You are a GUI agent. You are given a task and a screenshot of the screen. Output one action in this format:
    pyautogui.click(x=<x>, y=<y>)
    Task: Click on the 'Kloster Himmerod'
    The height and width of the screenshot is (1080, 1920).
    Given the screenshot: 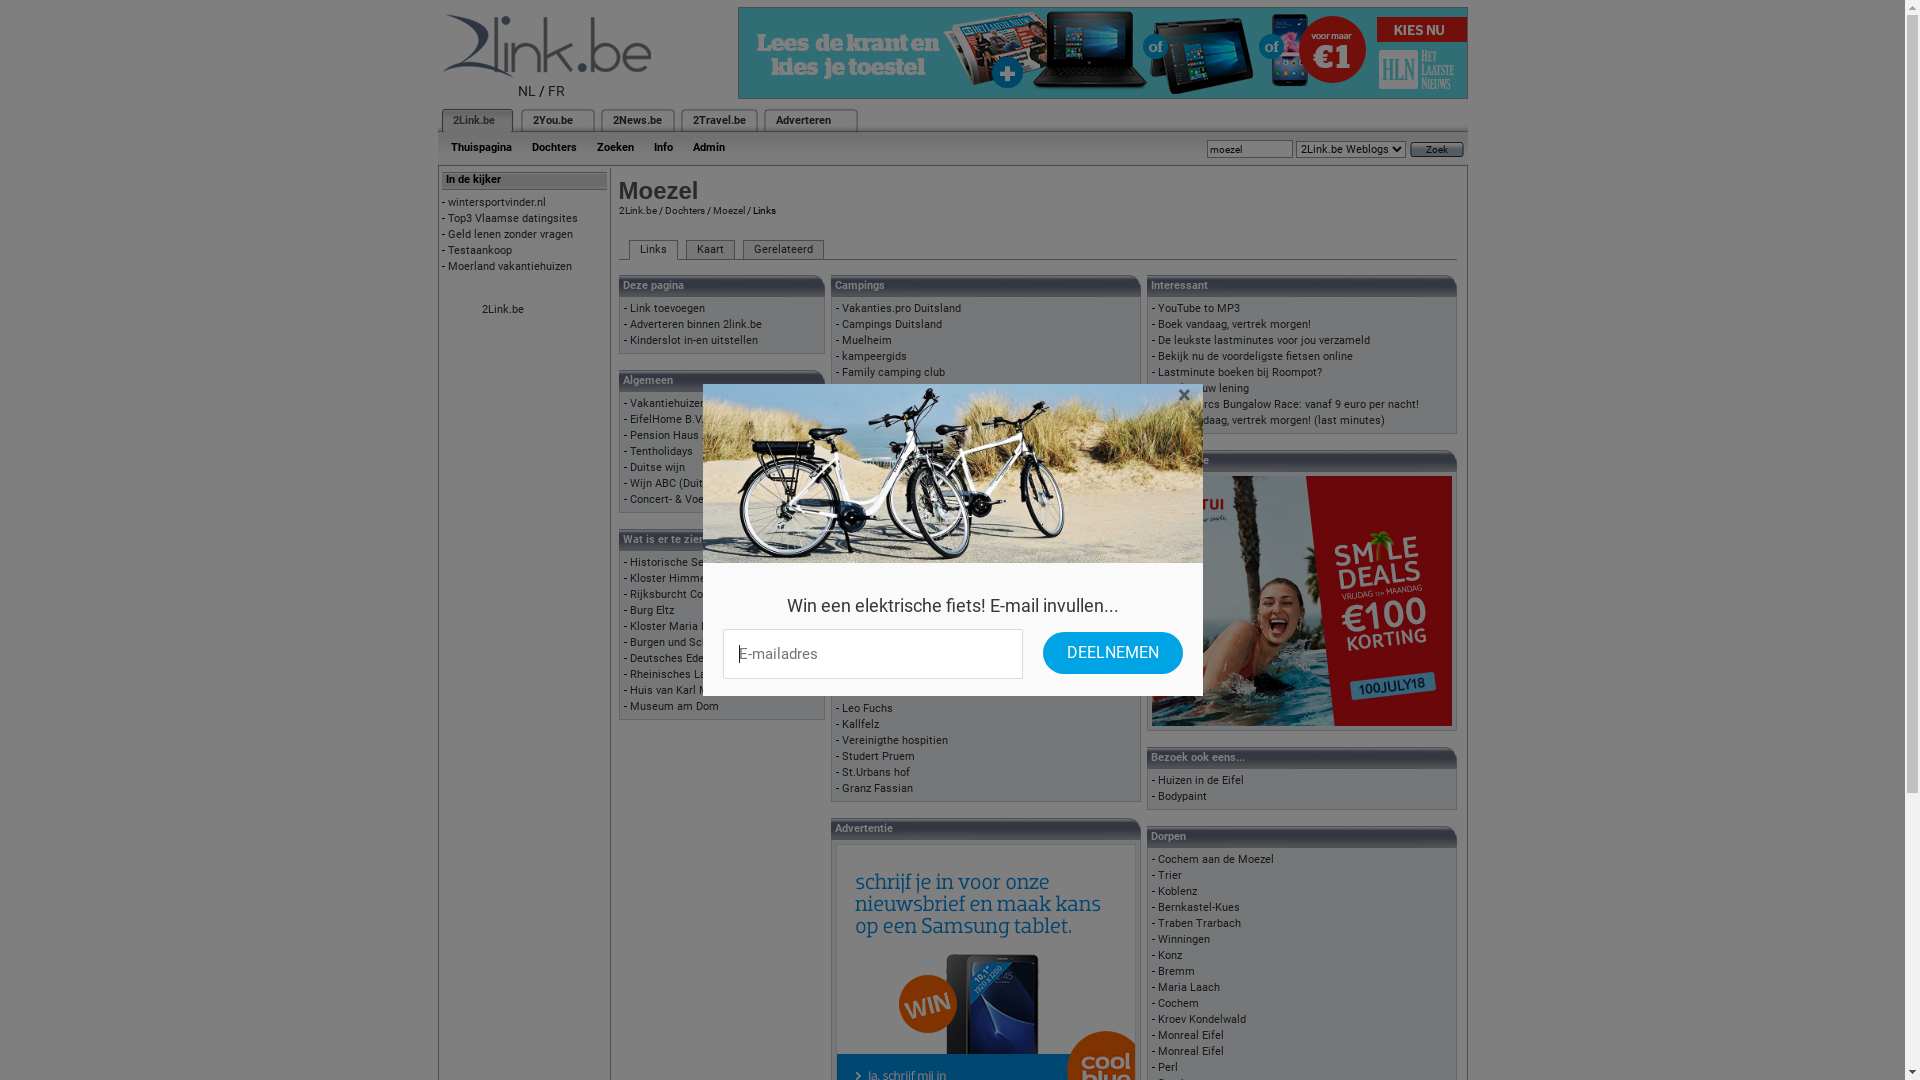 What is the action you would take?
    pyautogui.click(x=628, y=578)
    